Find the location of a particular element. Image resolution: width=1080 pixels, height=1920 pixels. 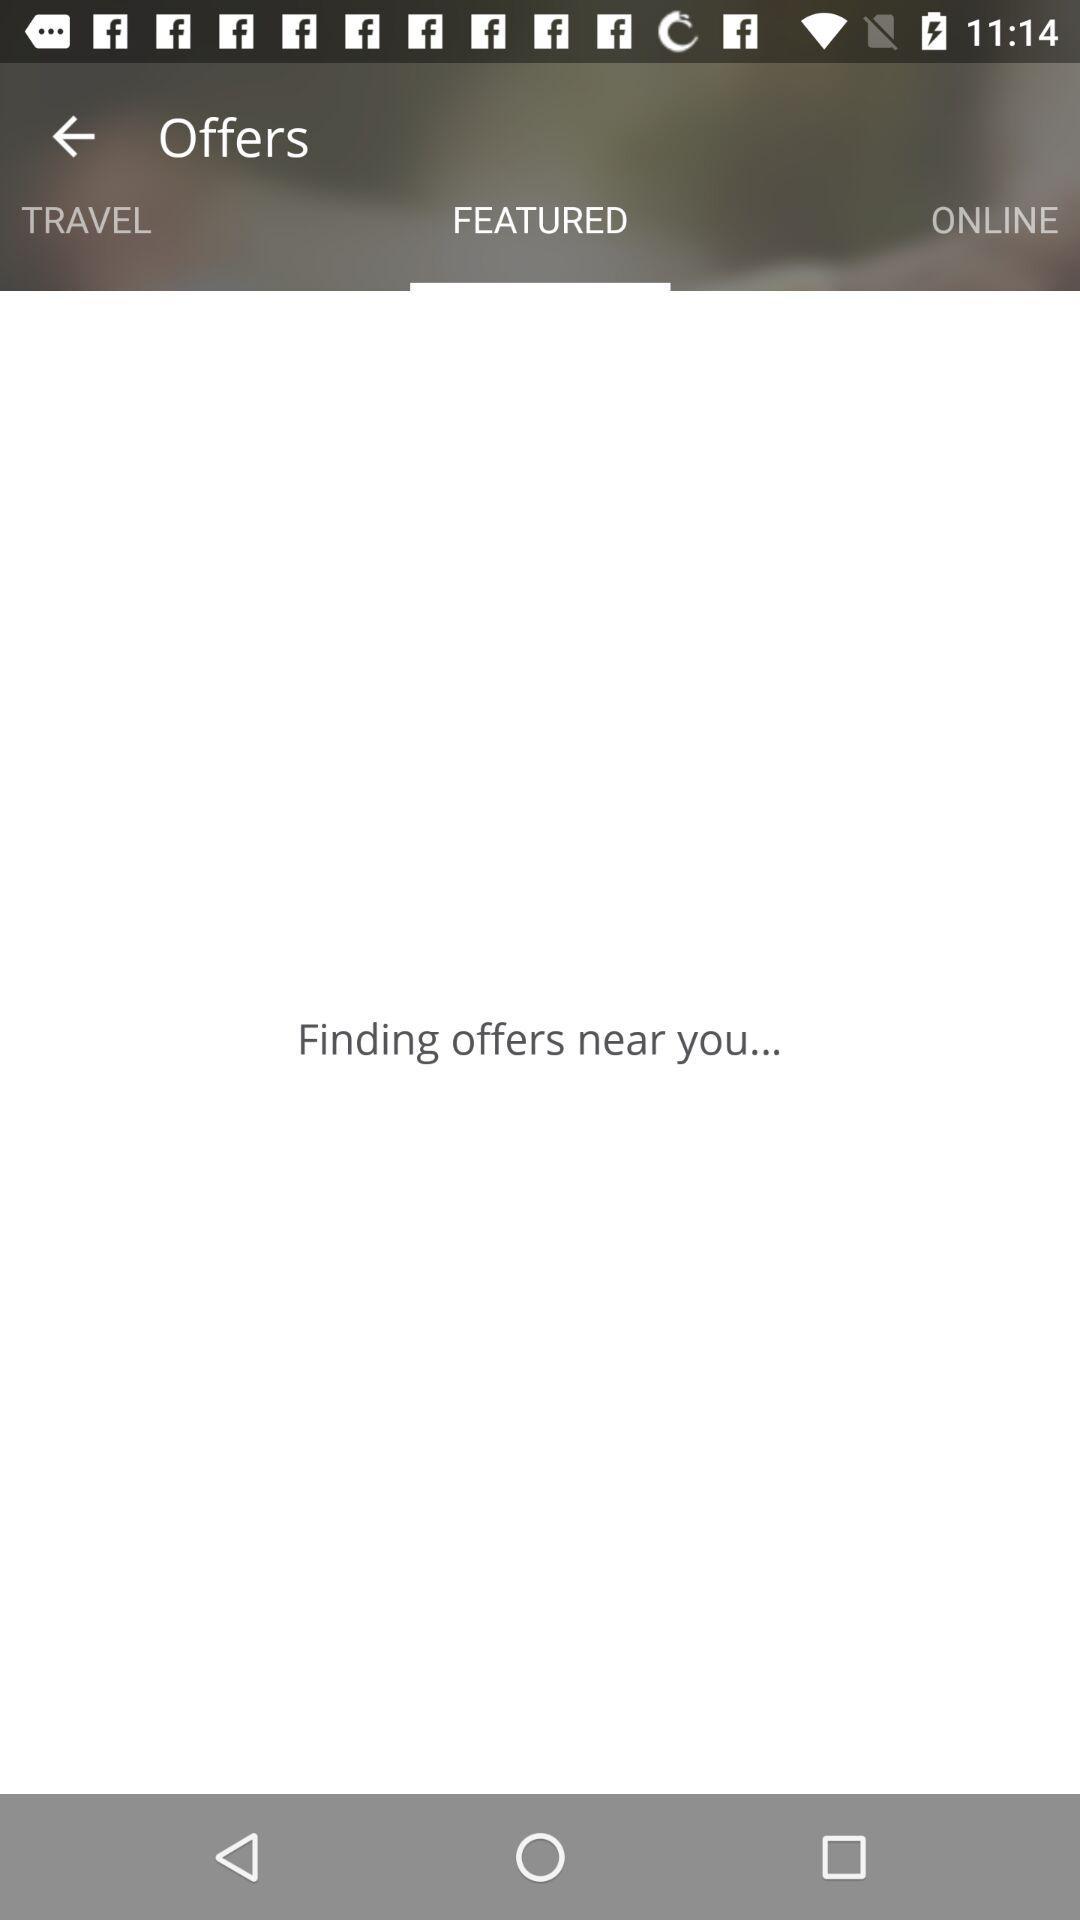

online app is located at coordinates (994, 219).